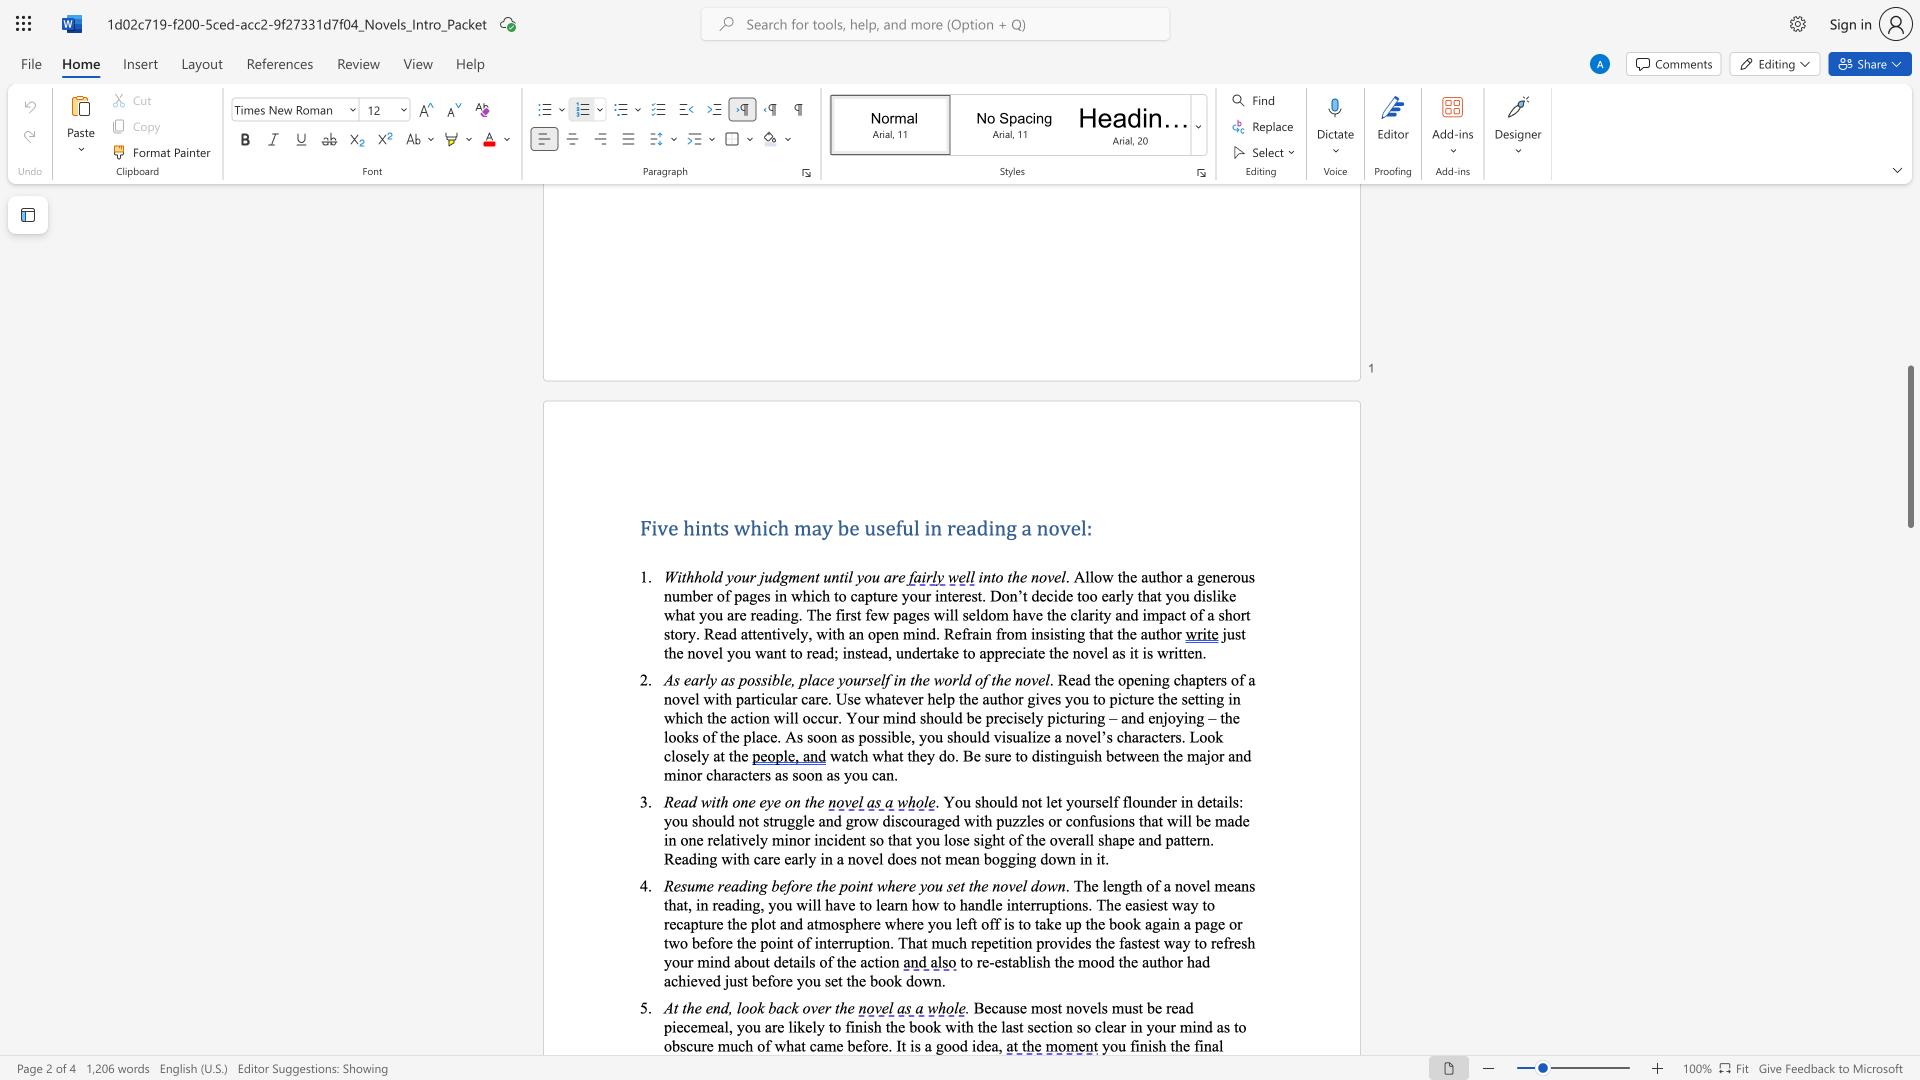 The image size is (1920, 1080). I want to click on the 6th character "i" in the text, so click(1053, 1026).